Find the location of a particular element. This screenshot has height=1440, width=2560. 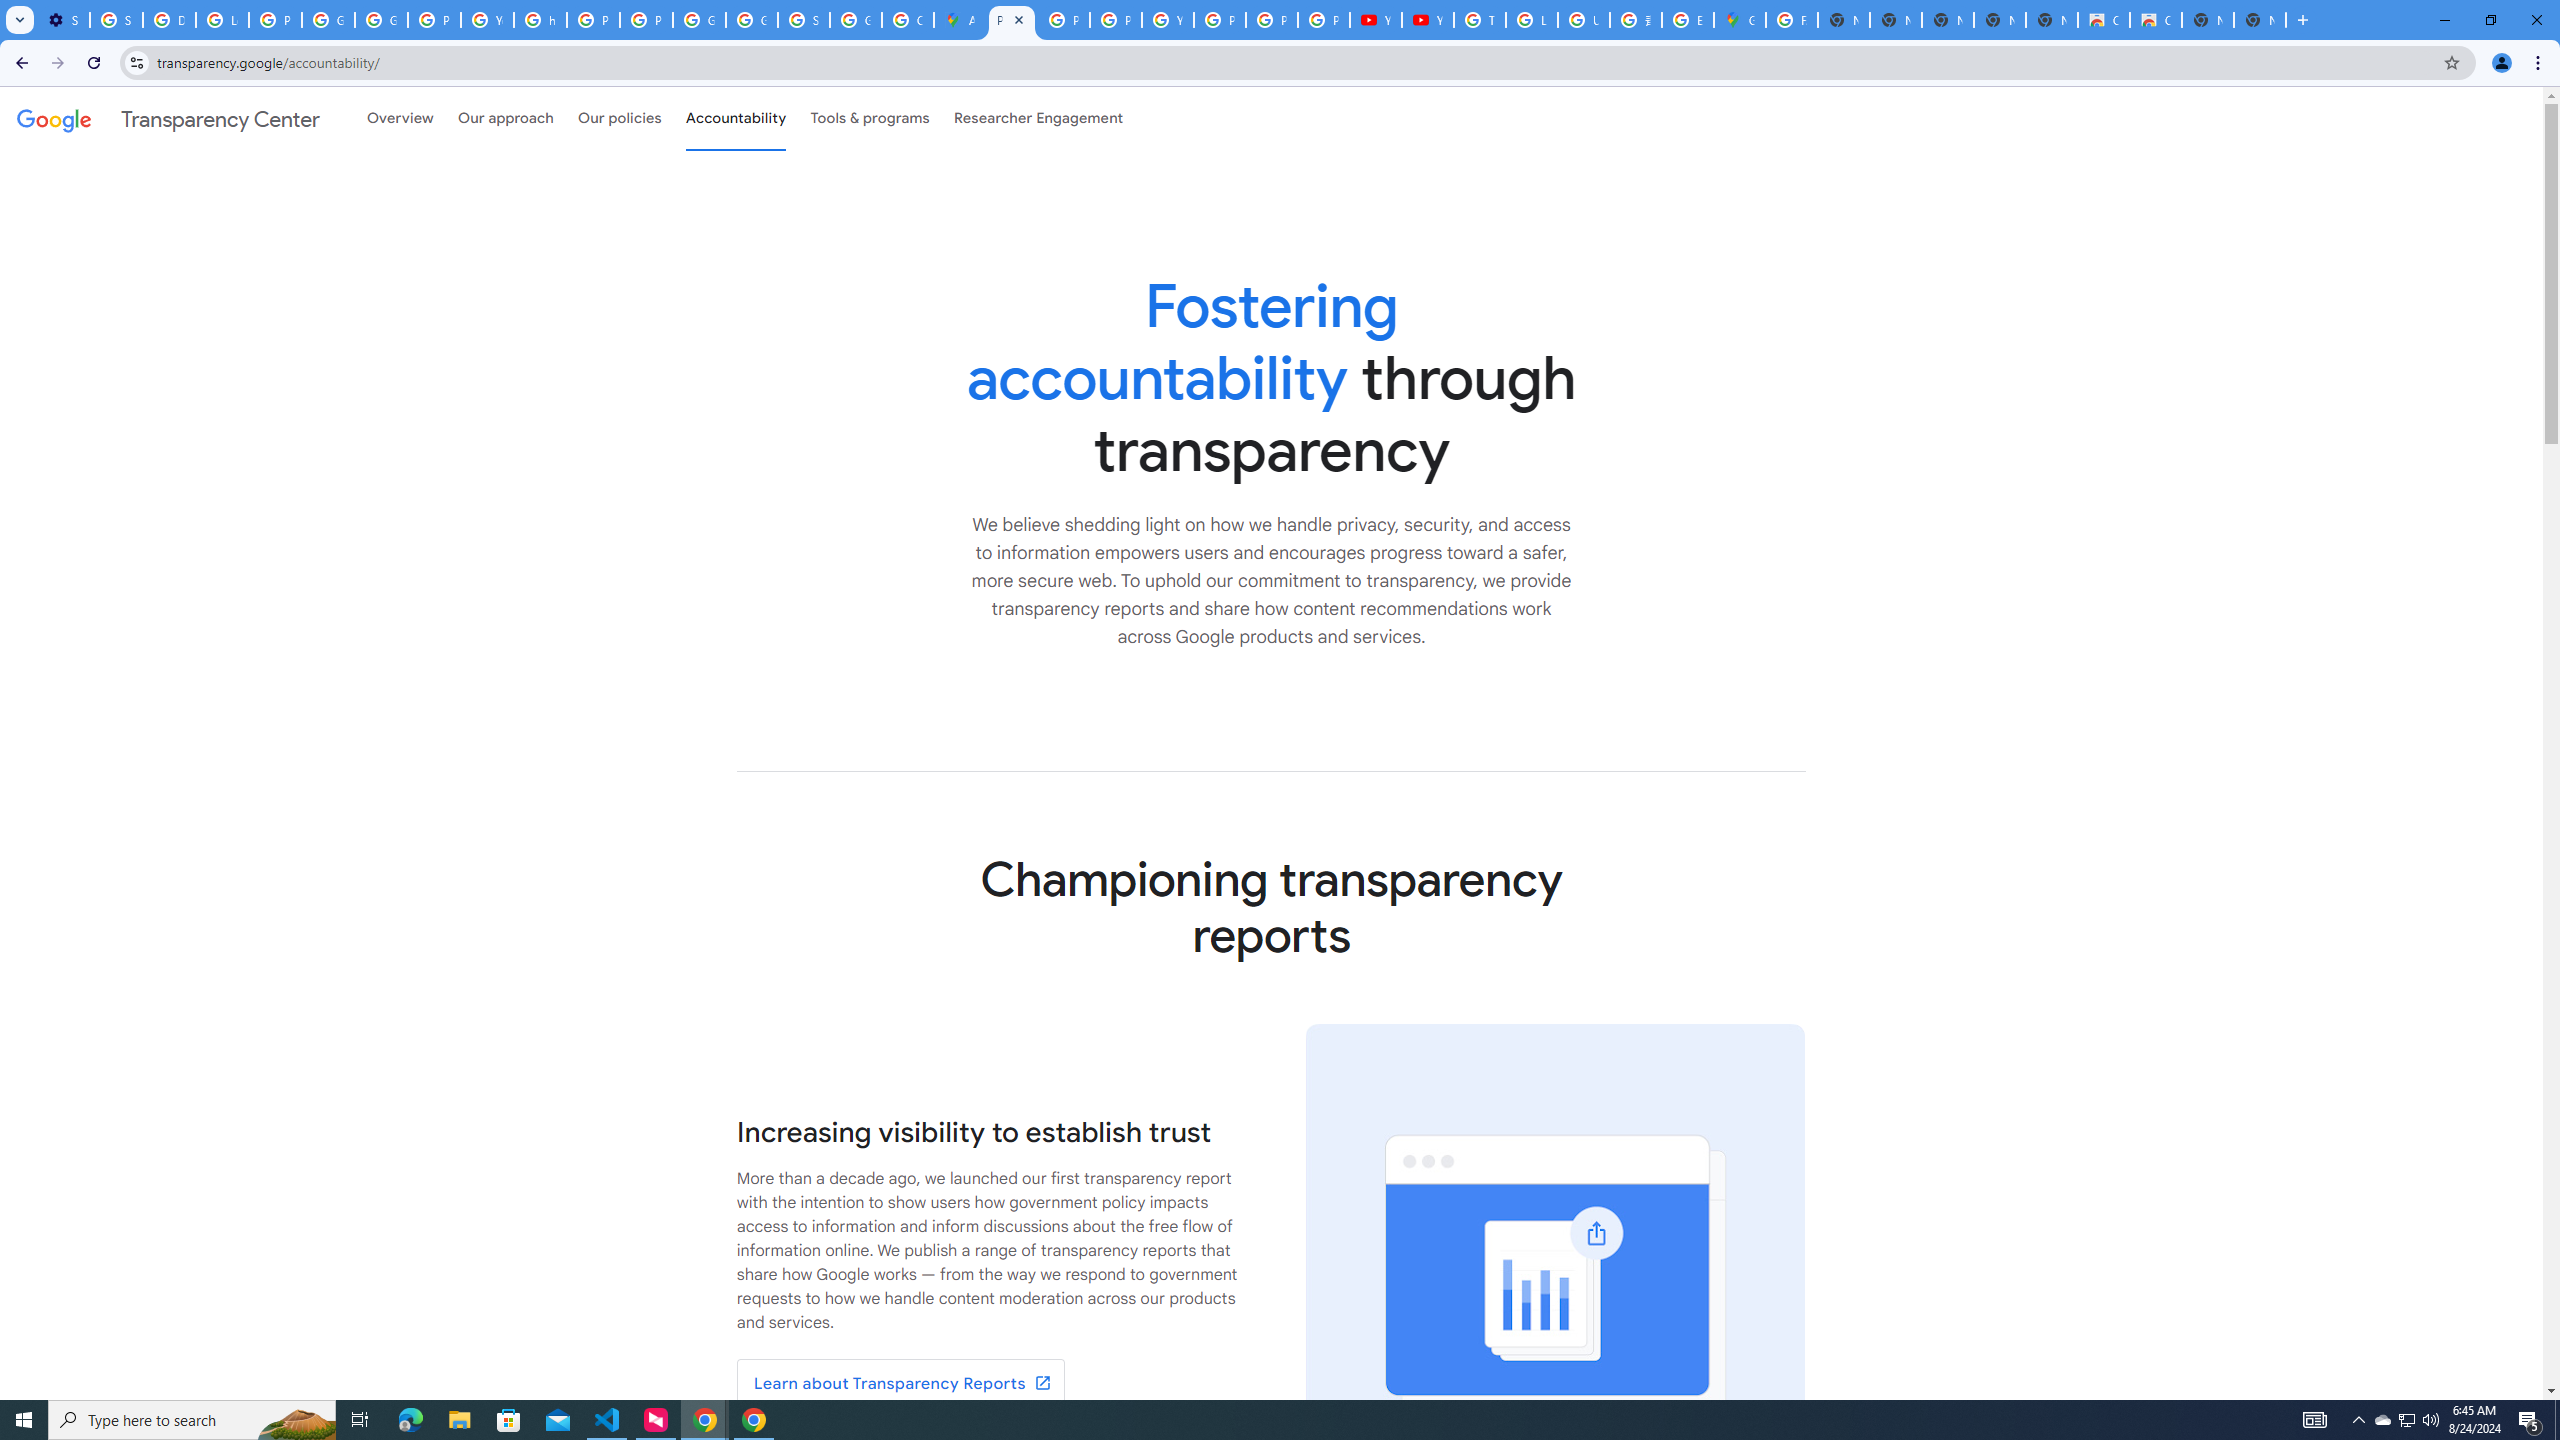

'Create your Google Account' is located at coordinates (906, 19).